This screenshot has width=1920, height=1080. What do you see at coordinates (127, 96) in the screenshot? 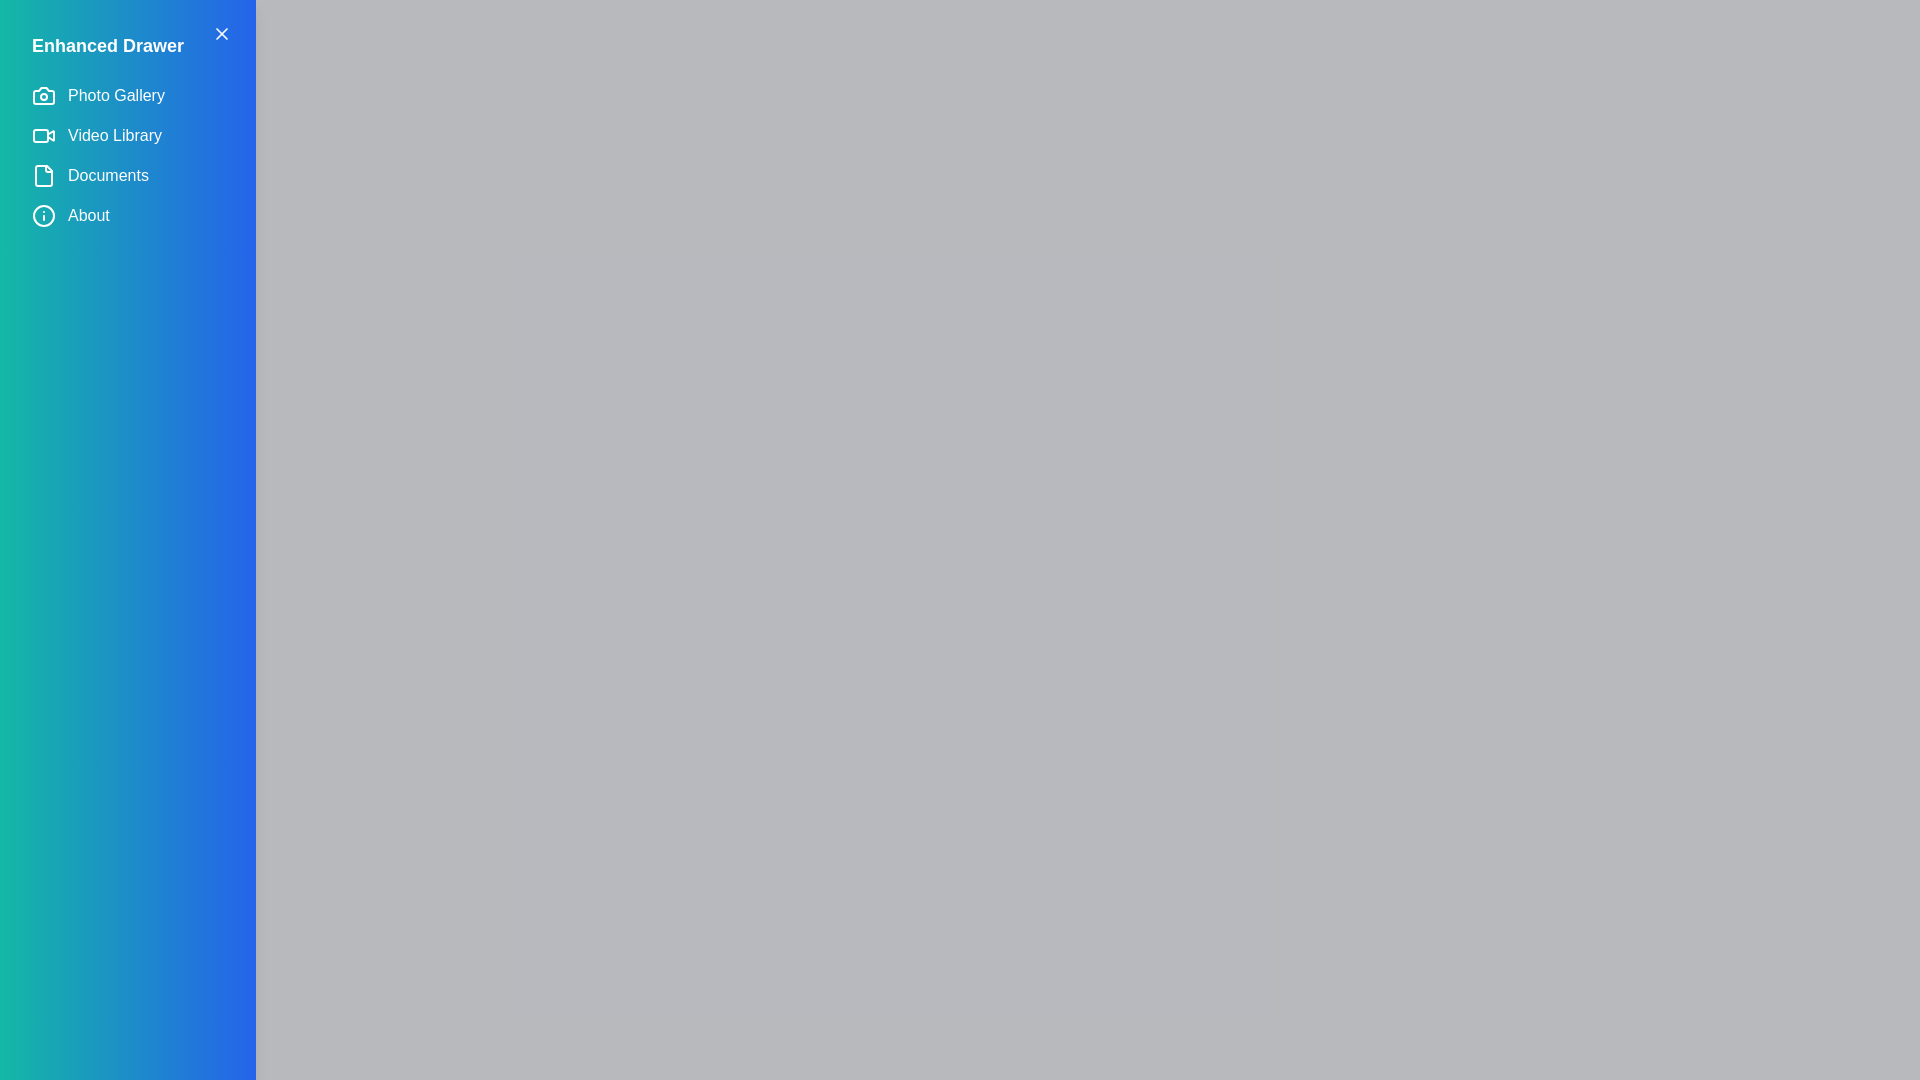
I see `the 'Photo Gallery' menu item, which is the first entry in the sidebar menu, featuring a camera icon and standard font text against a gradient background` at bounding box center [127, 96].